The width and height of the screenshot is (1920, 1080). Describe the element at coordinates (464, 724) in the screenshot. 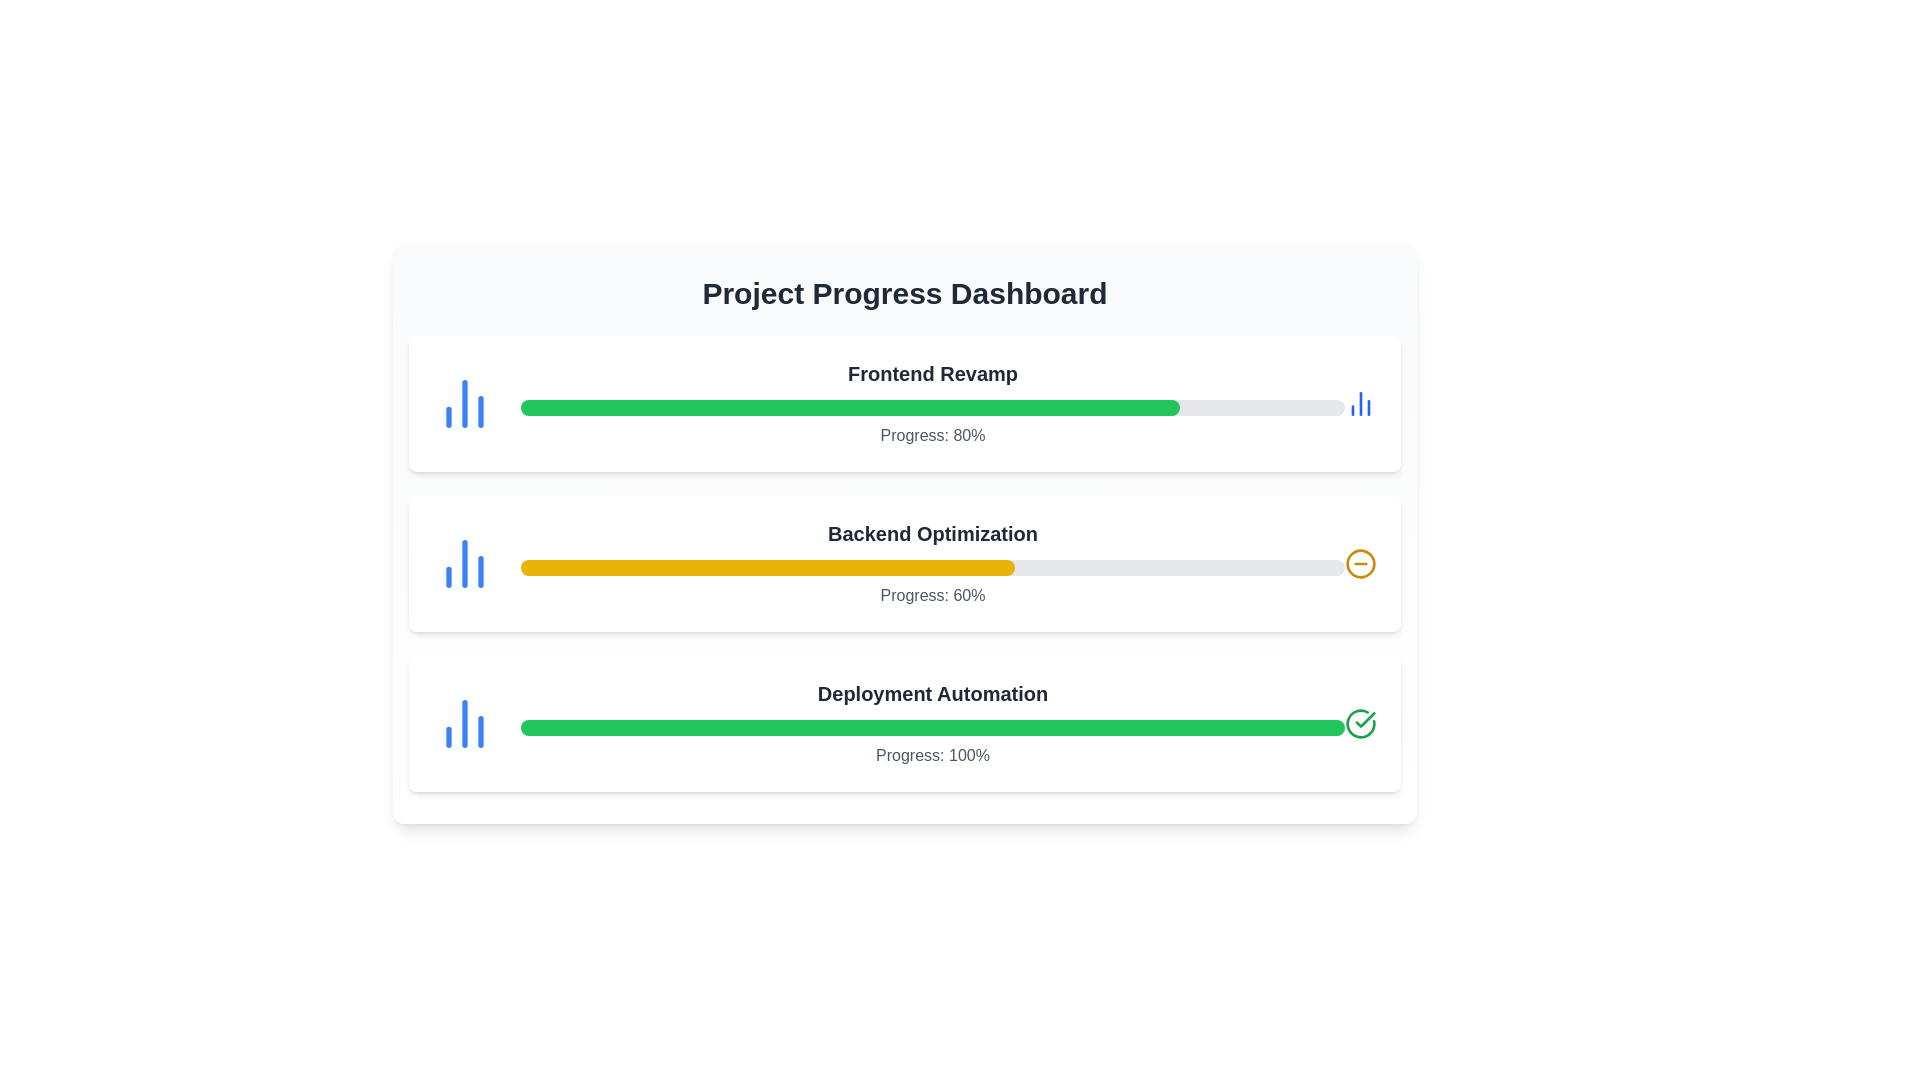

I see `the vertical bar chart icon, which is styled in blue and located within the 'Deployment Automation' card, positioned to the far left adjacent to a green progress bar and a checkmark icon` at that location.